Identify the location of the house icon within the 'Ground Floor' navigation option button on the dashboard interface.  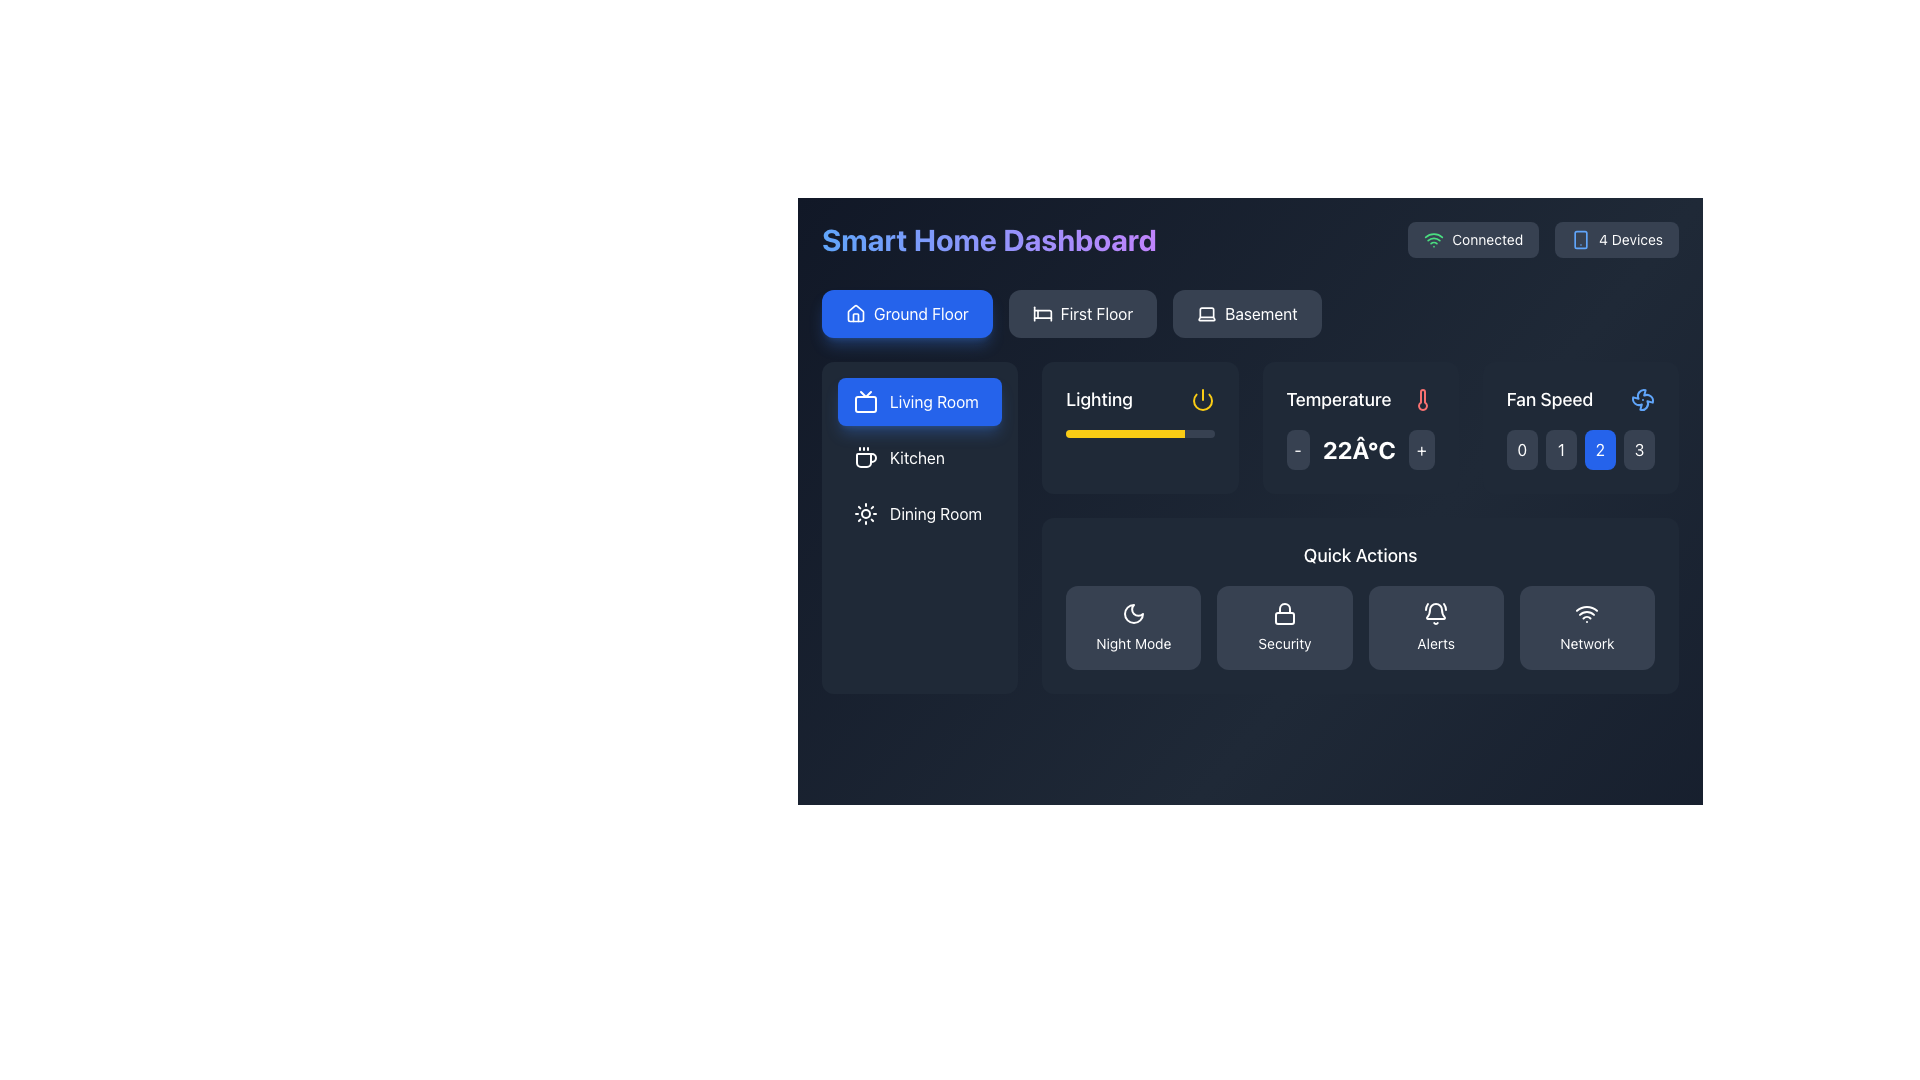
(855, 312).